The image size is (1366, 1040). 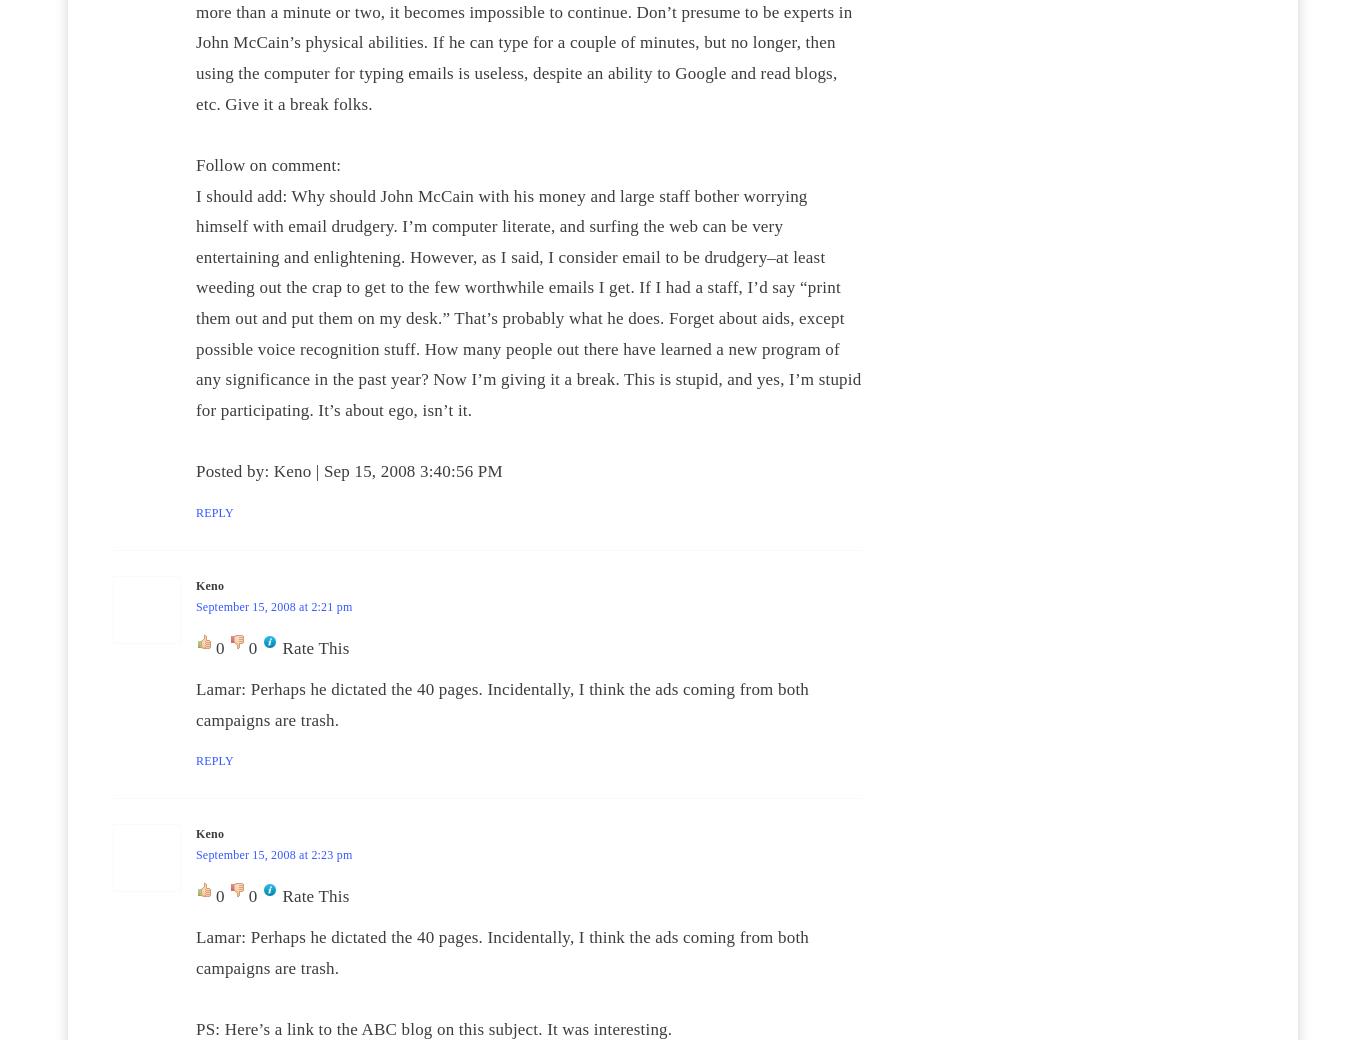 I want to click on 'PS:  Here’s a link to the ABC blog on this subject.  It was interesting.', so click(x=432, y=1029).